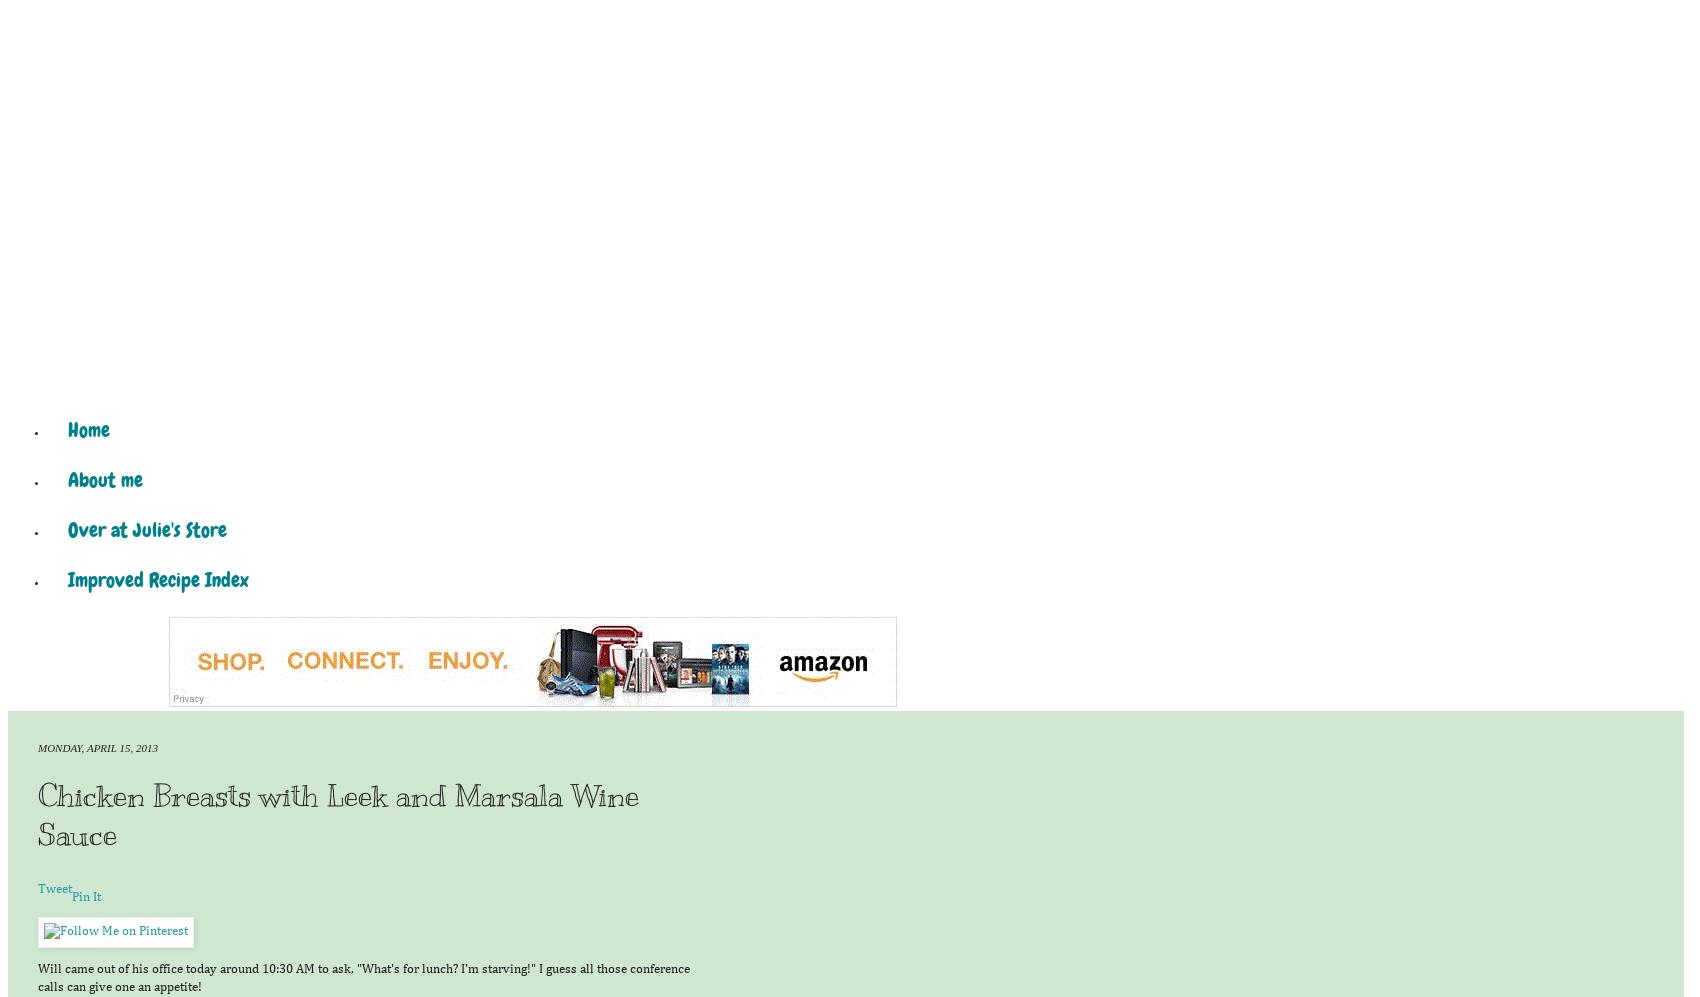 This screenshot has width=1700, height=997. What do you see at coordinates (105, 479) in the screenshot?
I see `'About me'` at bounding box center [105, 479].